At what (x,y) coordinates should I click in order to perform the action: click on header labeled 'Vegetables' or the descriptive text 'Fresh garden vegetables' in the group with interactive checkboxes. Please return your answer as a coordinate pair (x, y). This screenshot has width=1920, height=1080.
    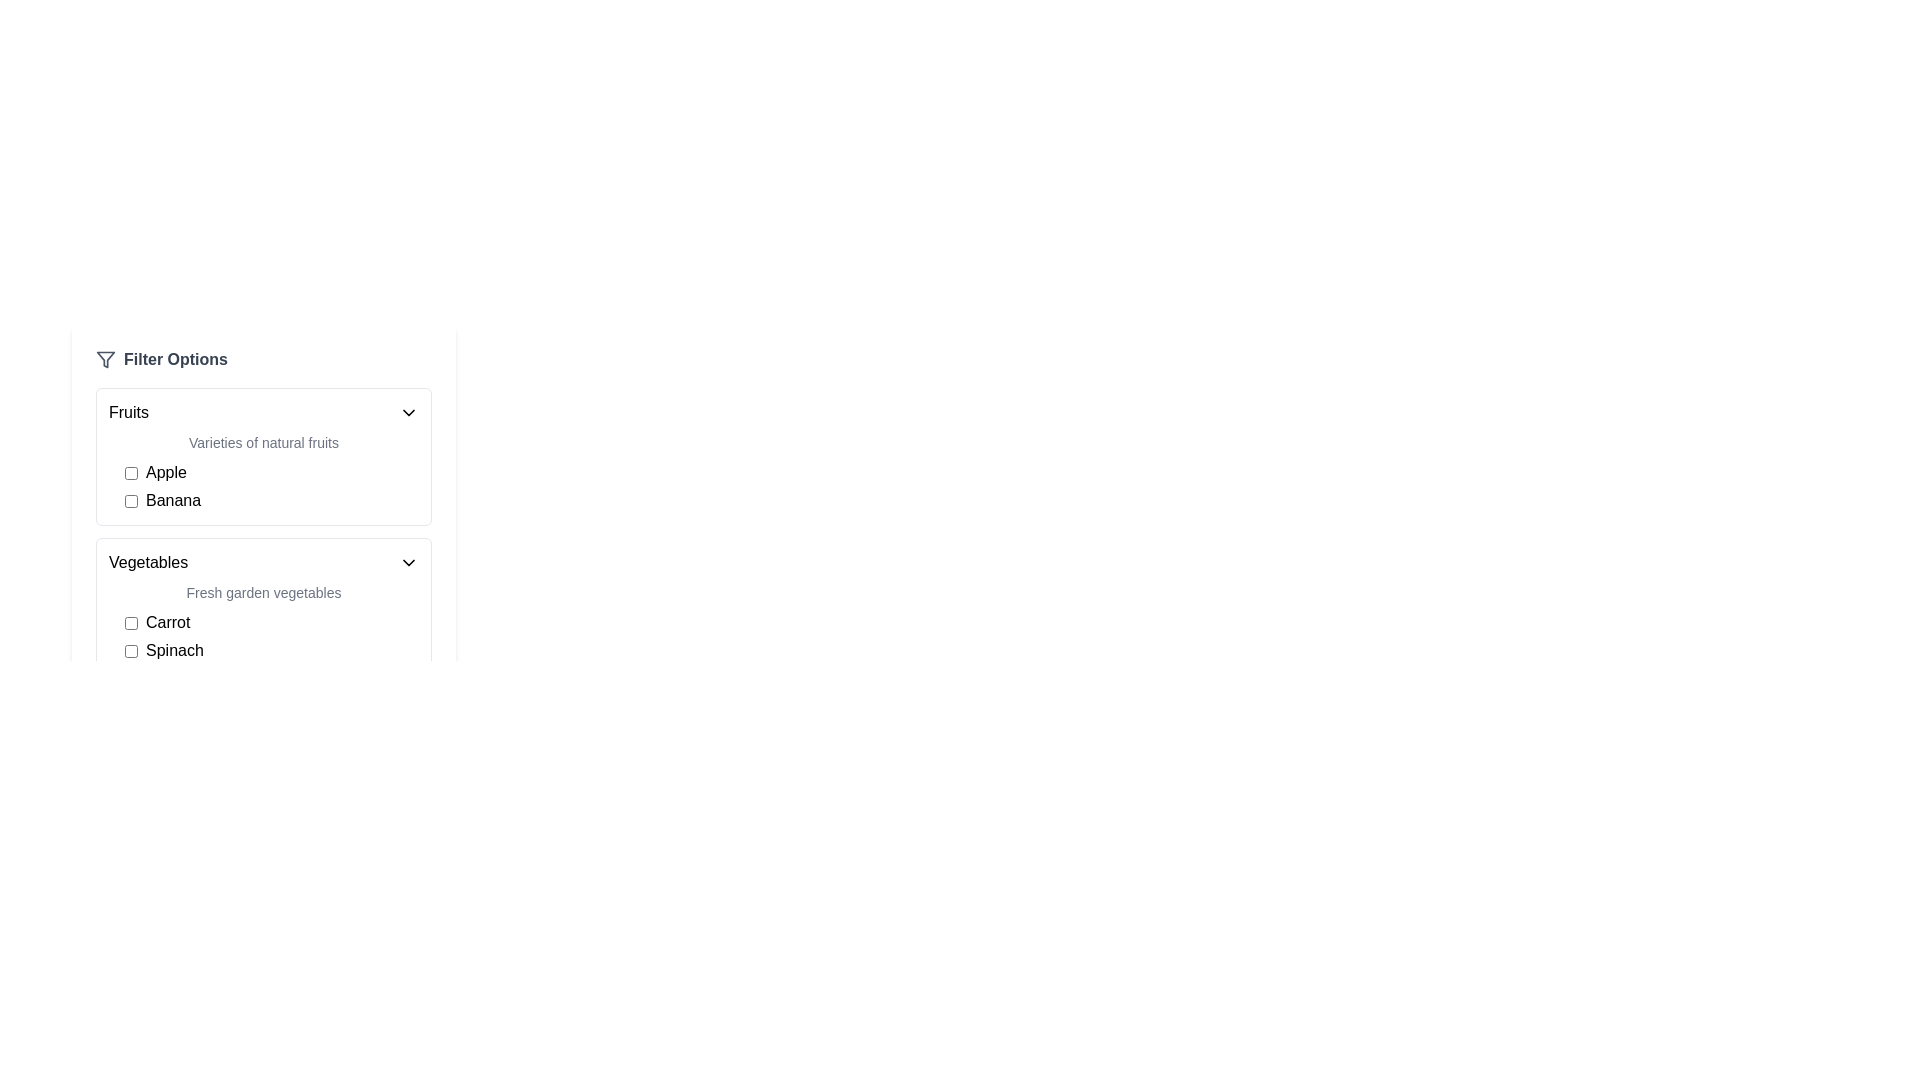
    Looking at the image, I should click on (263, 605).